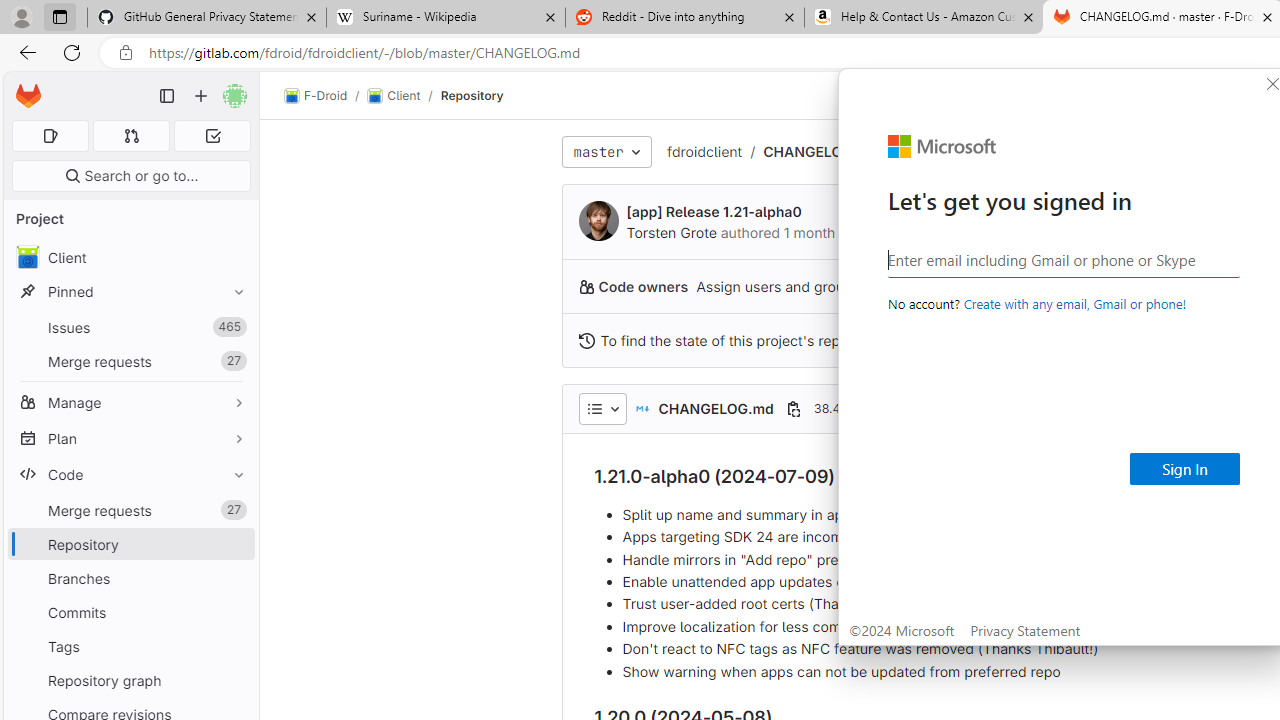  Describe the element at coordinates (23, 86) in the screenshot. I see `'Skip to main content'` at that location.